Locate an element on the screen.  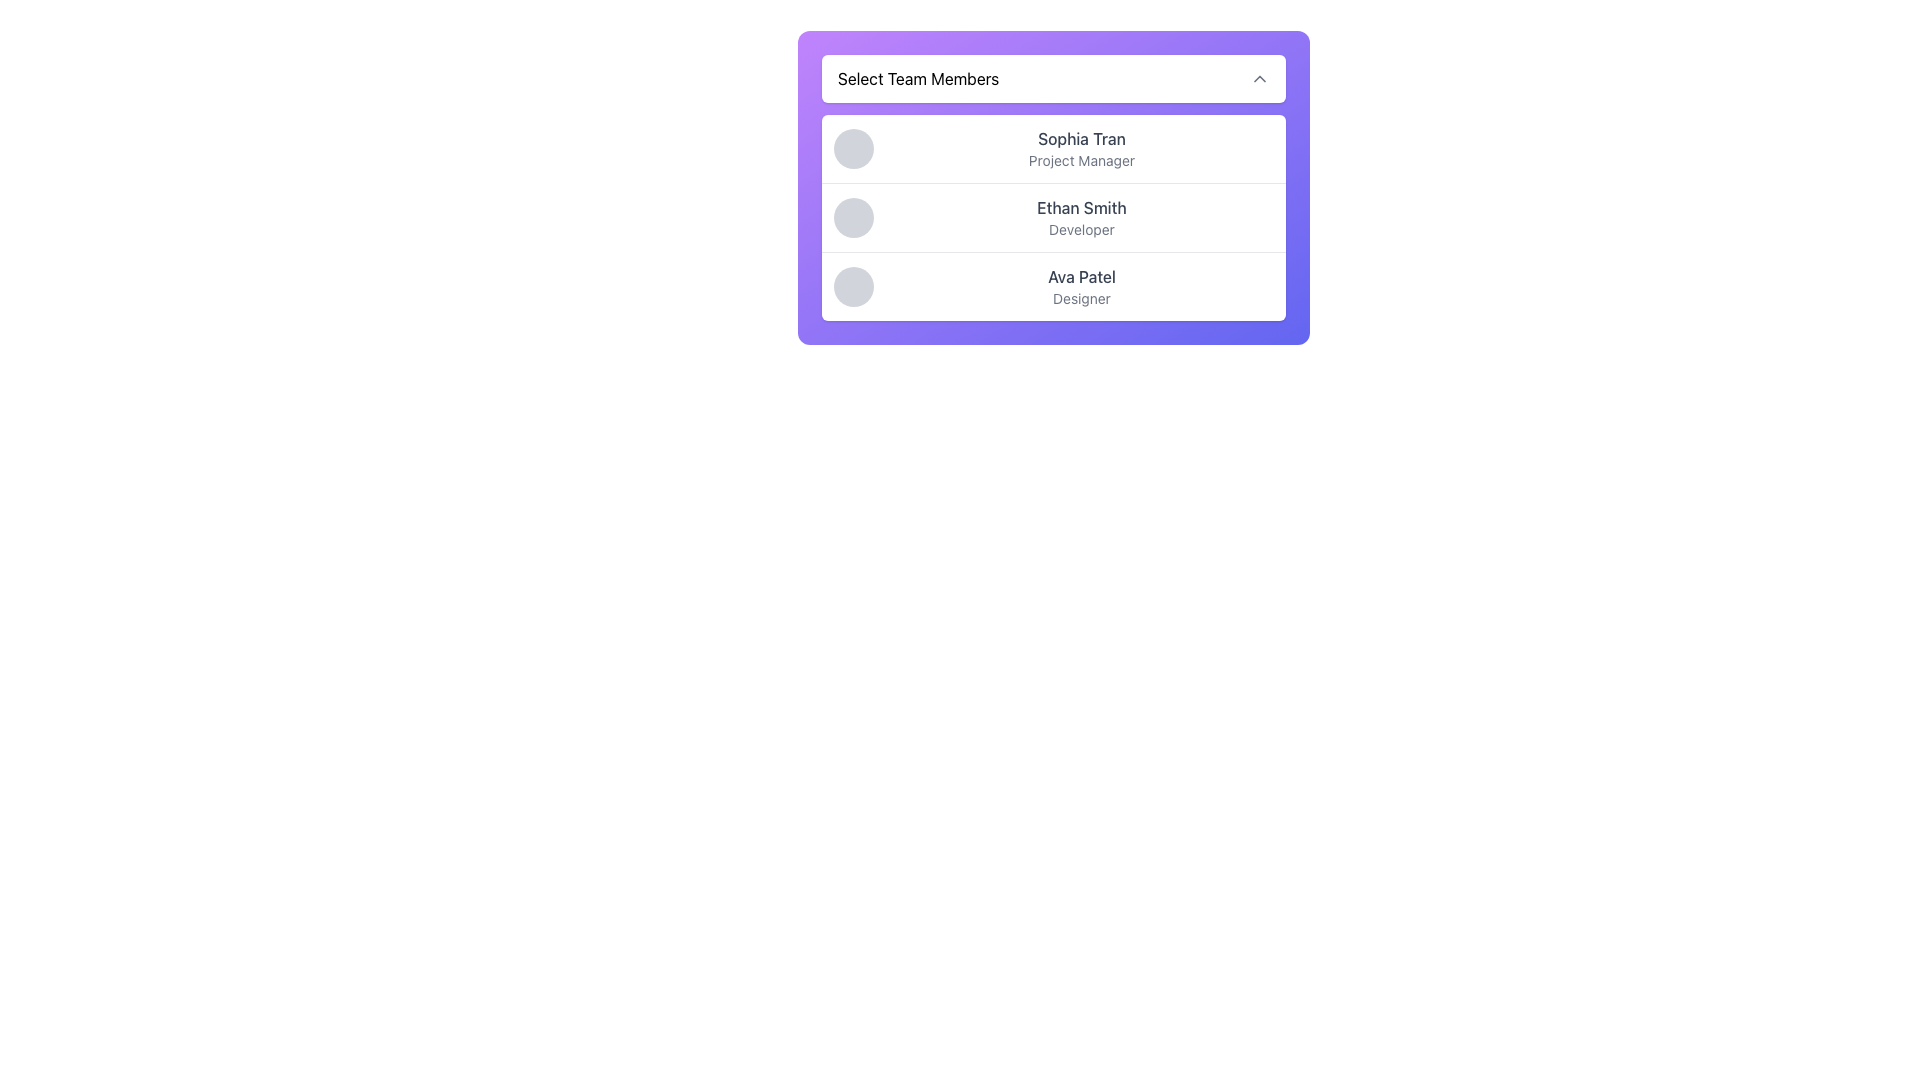
on the selectable list item for 'Ethan Smith' is located at coordinates (1053, 217).